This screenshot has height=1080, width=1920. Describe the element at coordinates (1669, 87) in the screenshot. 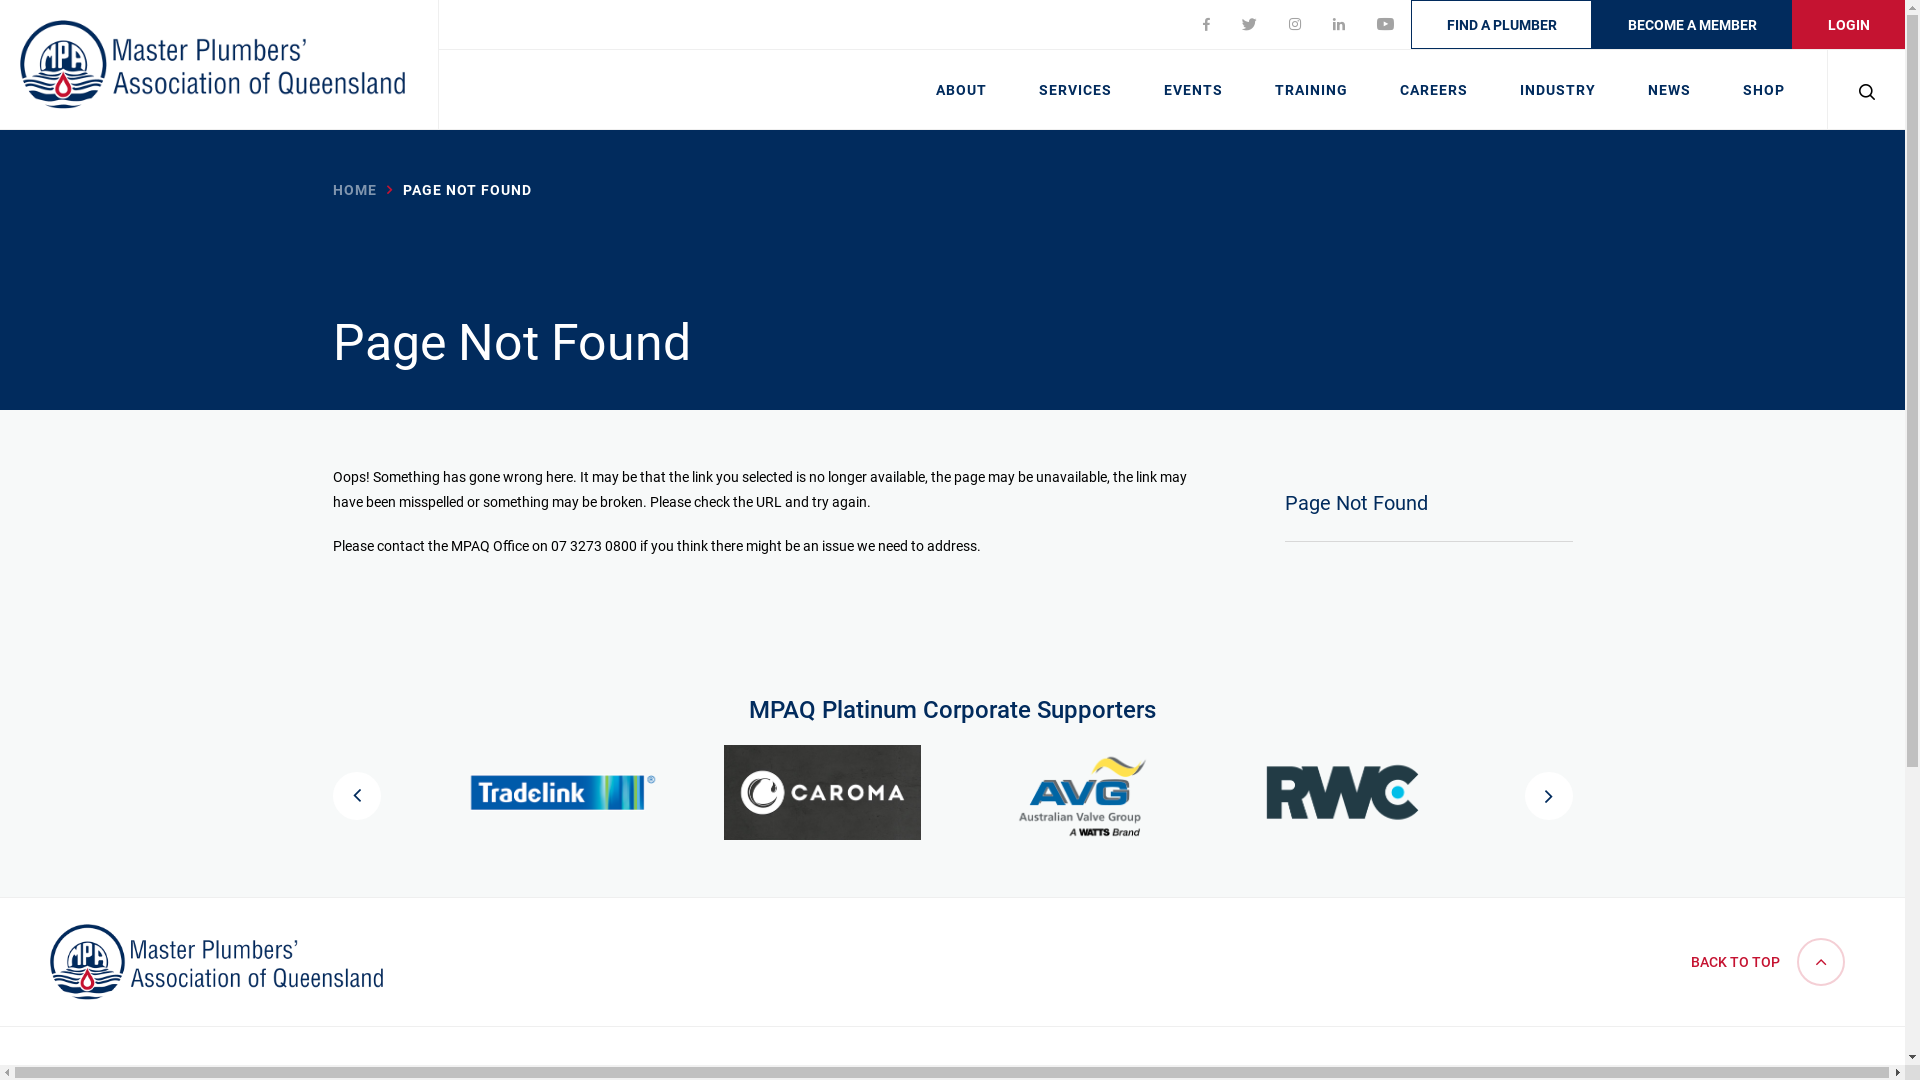

I see `'NEWS'` at that location.